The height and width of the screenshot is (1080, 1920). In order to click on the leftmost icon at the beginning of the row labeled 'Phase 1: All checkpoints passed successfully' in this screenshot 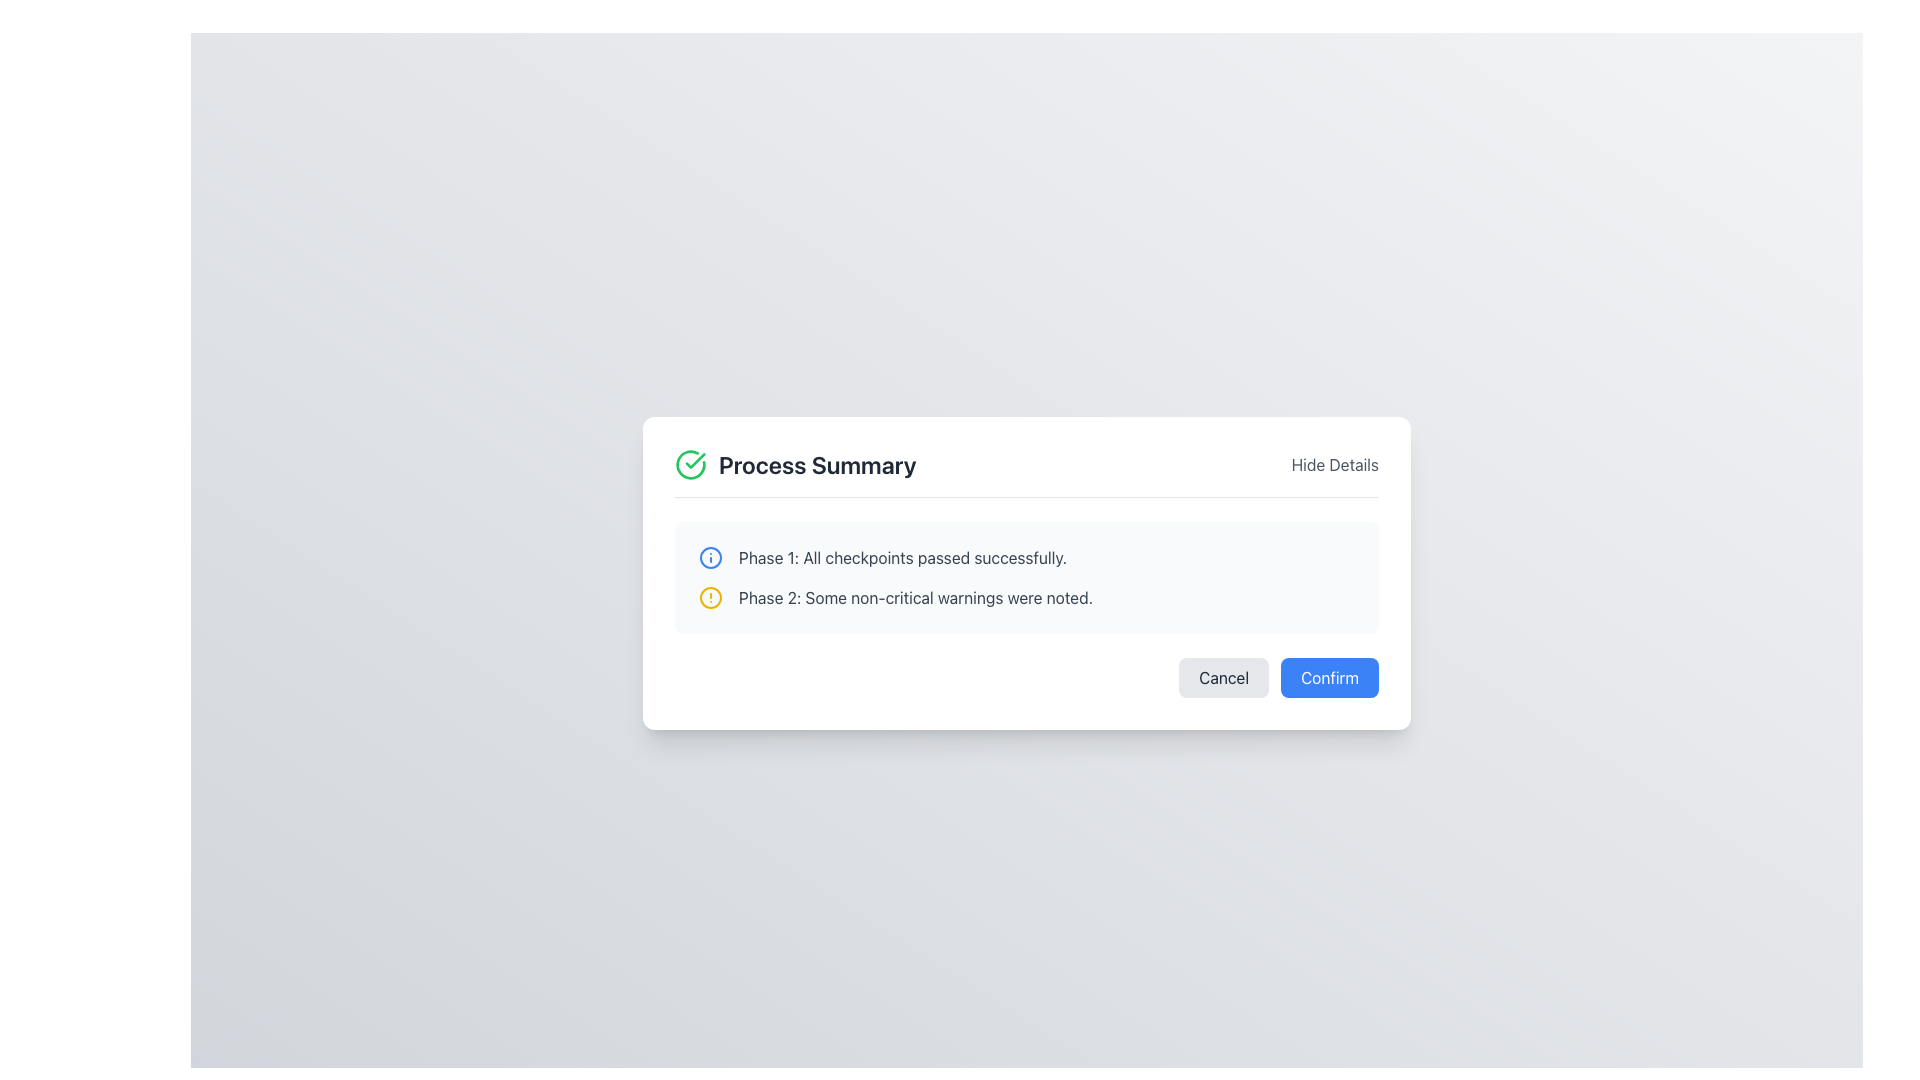, I will do `click(710, 557)`.